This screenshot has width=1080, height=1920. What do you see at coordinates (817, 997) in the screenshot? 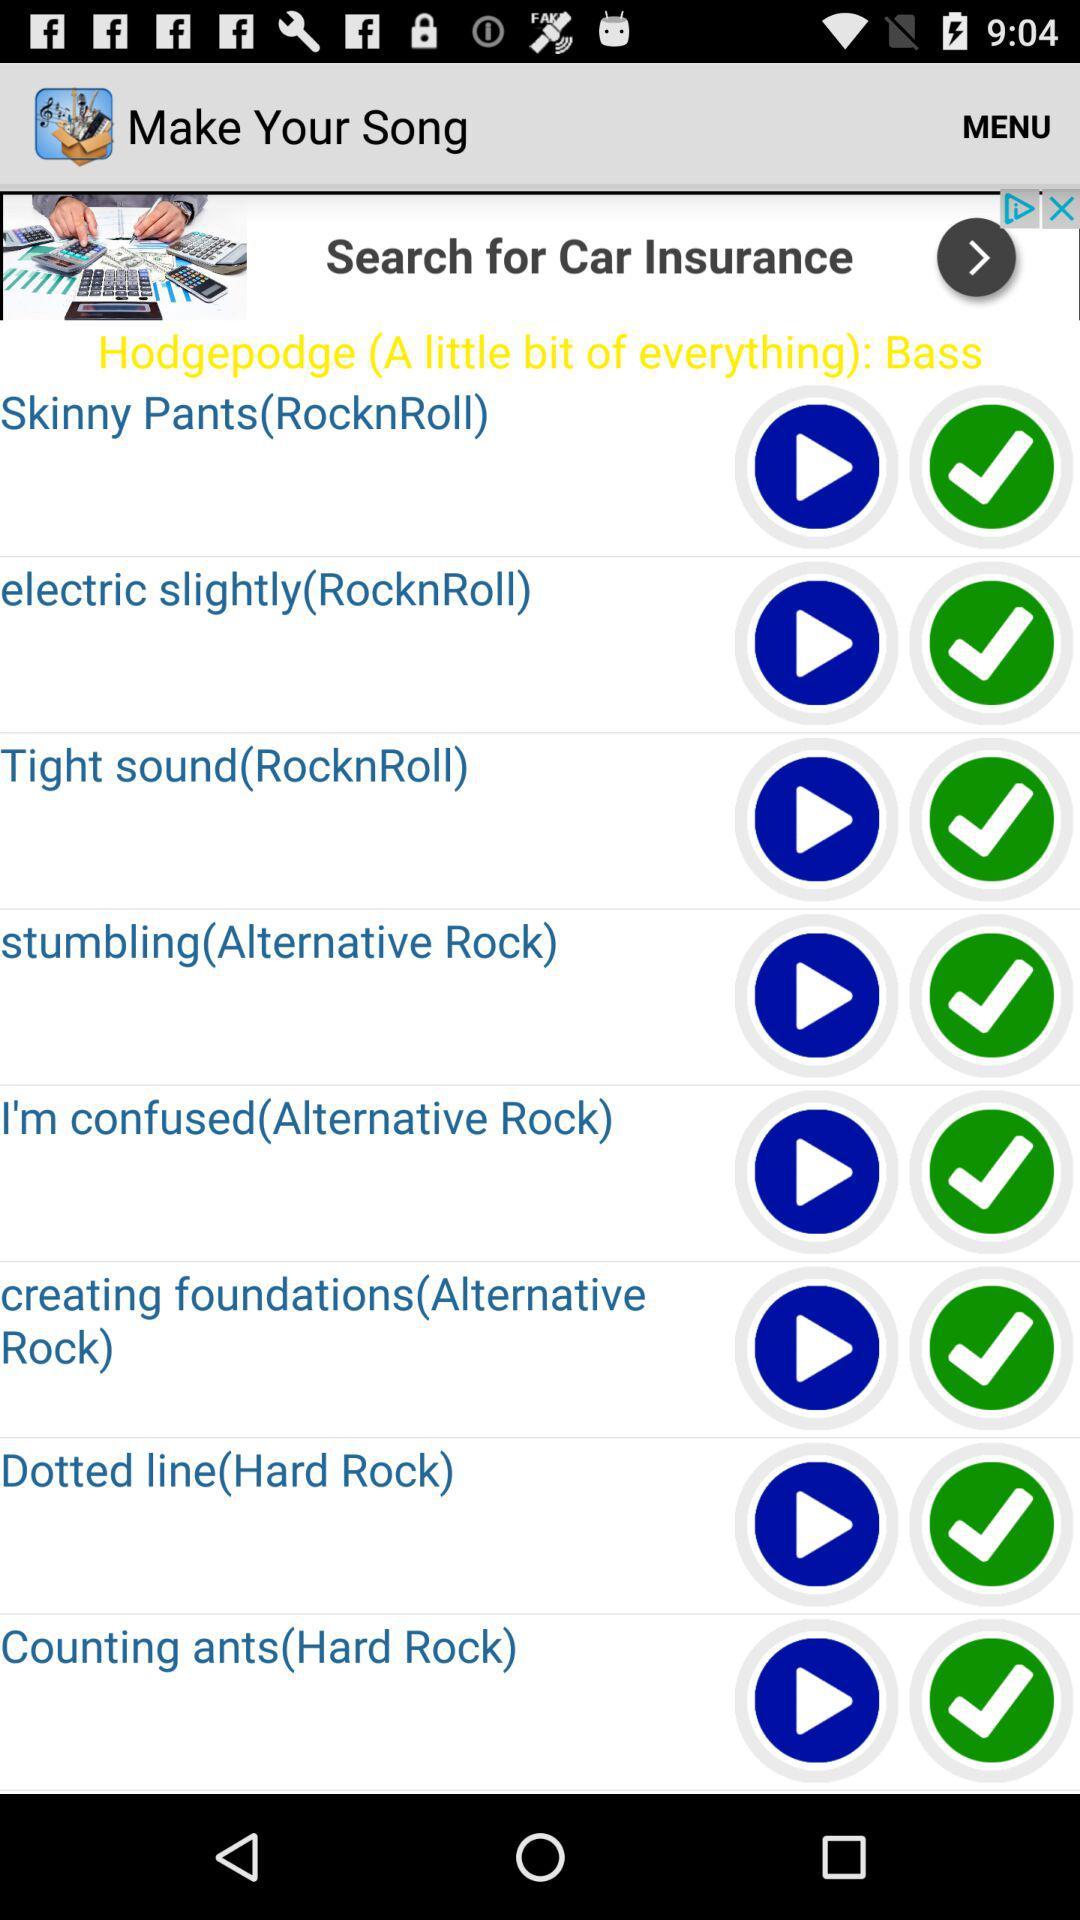
I see `button` at bounding box center [817, 997].